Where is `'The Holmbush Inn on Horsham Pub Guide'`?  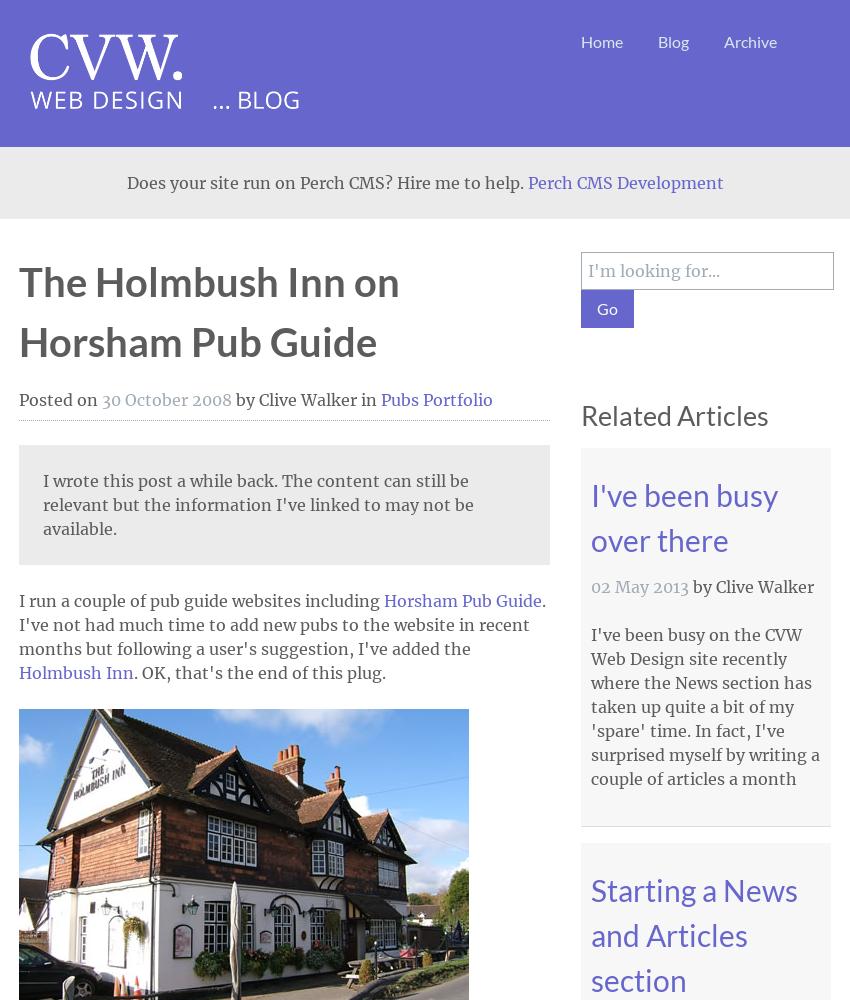 'The Holmbush Inn on Horsham Pub Guide' is located at coordinates (208, 312).